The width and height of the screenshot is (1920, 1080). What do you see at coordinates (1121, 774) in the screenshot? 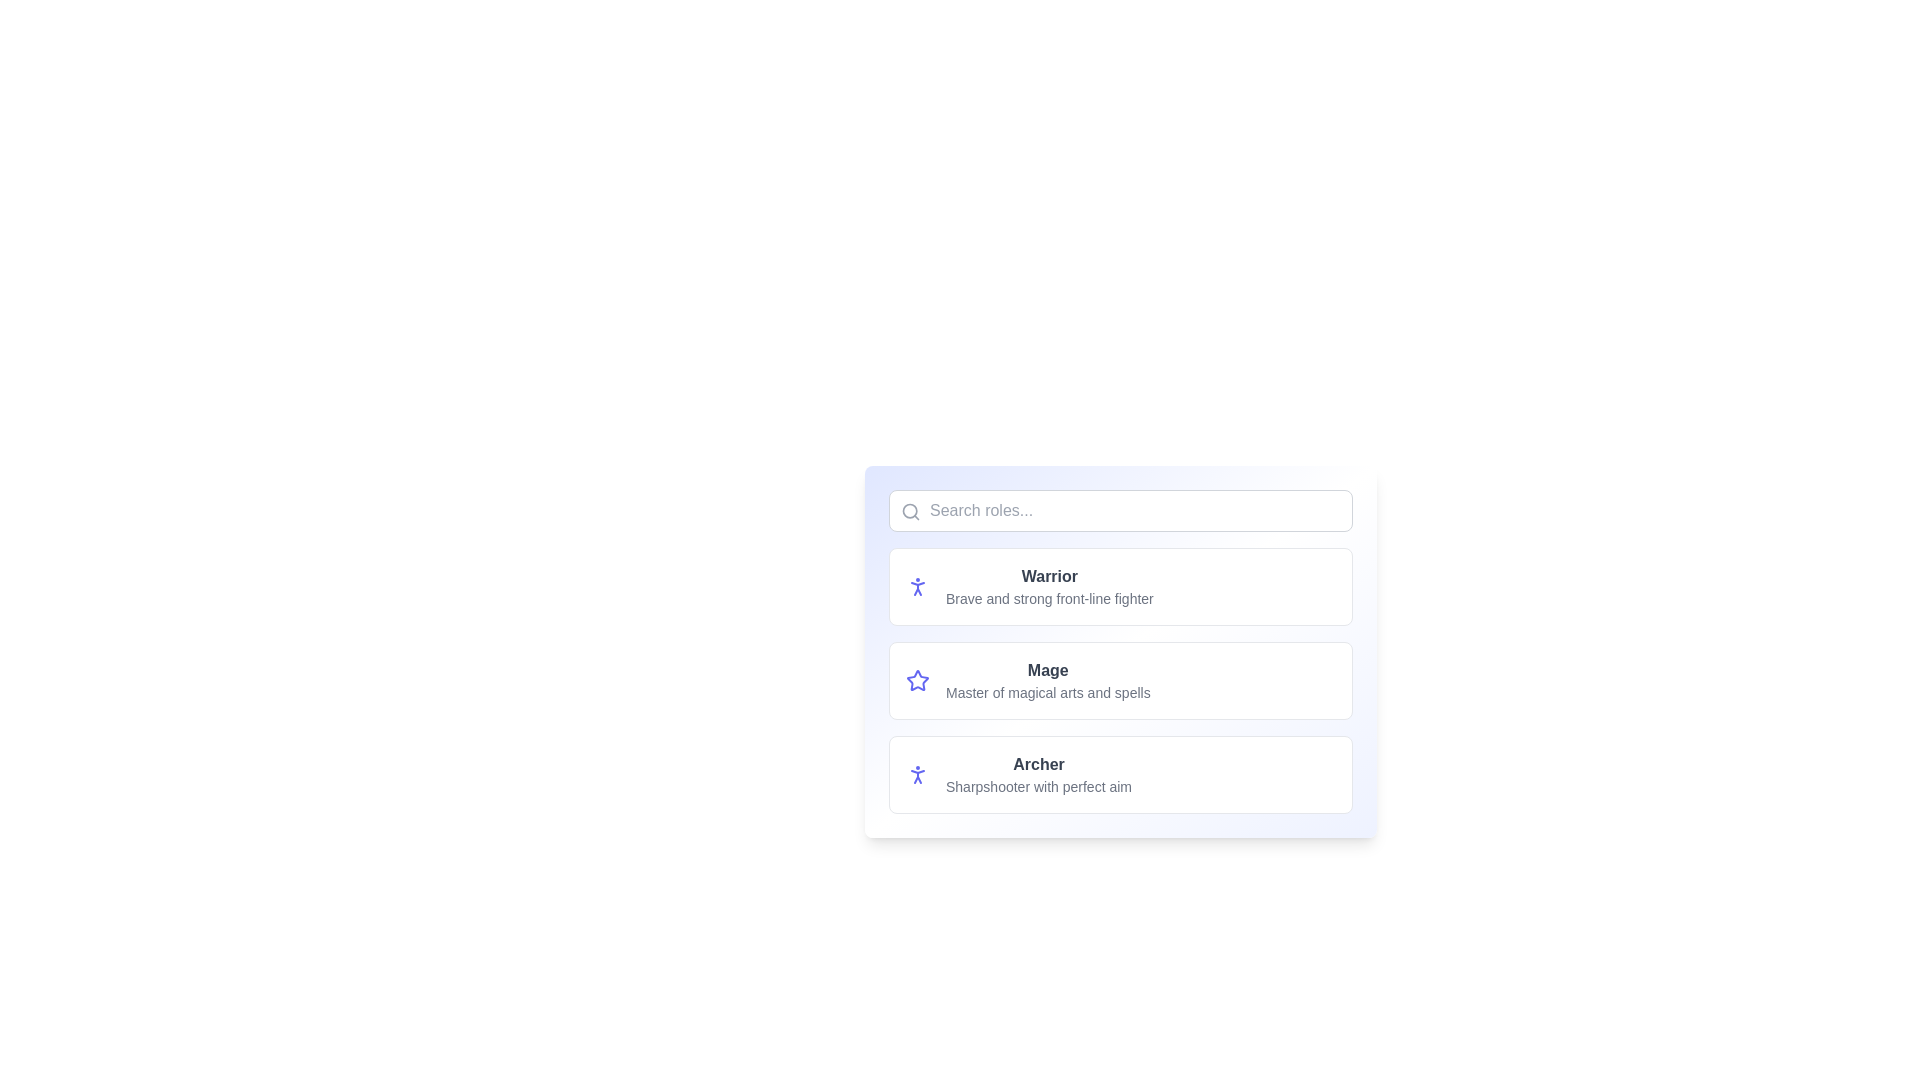
I see `the third selectable item` at bounding box center [1121, 774].